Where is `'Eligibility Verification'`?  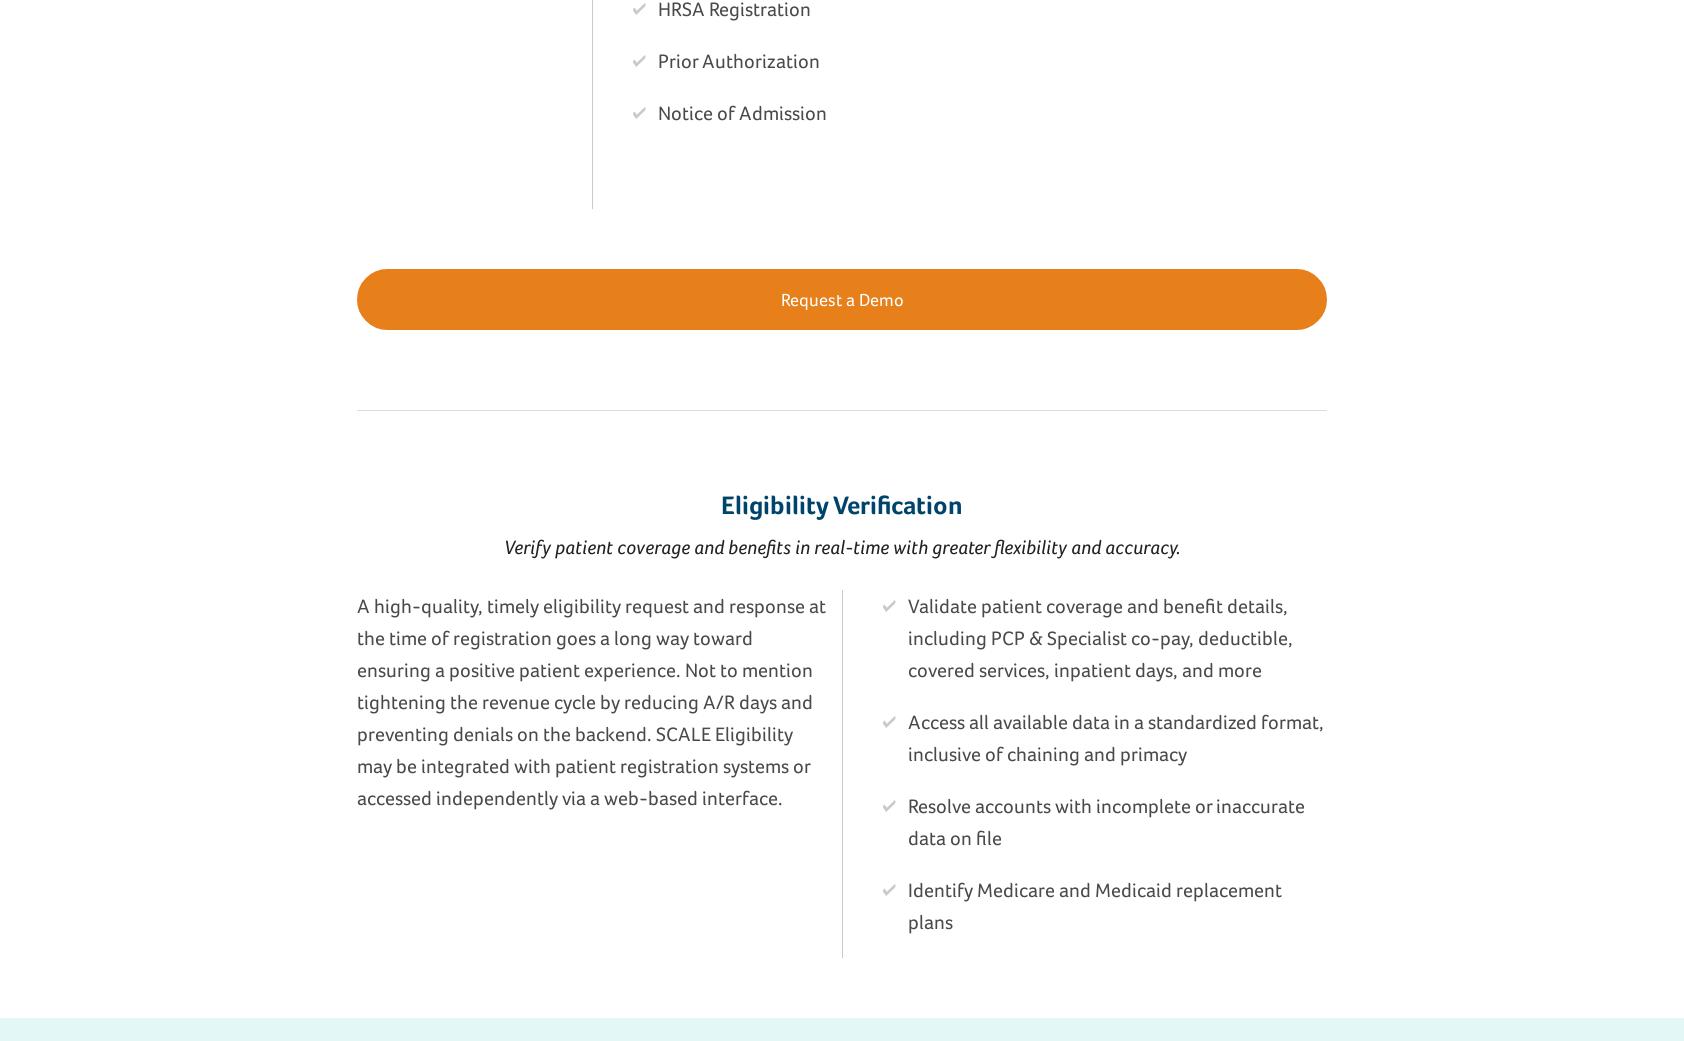
'Eligibility Verification' is located at coordinates (842, 502).